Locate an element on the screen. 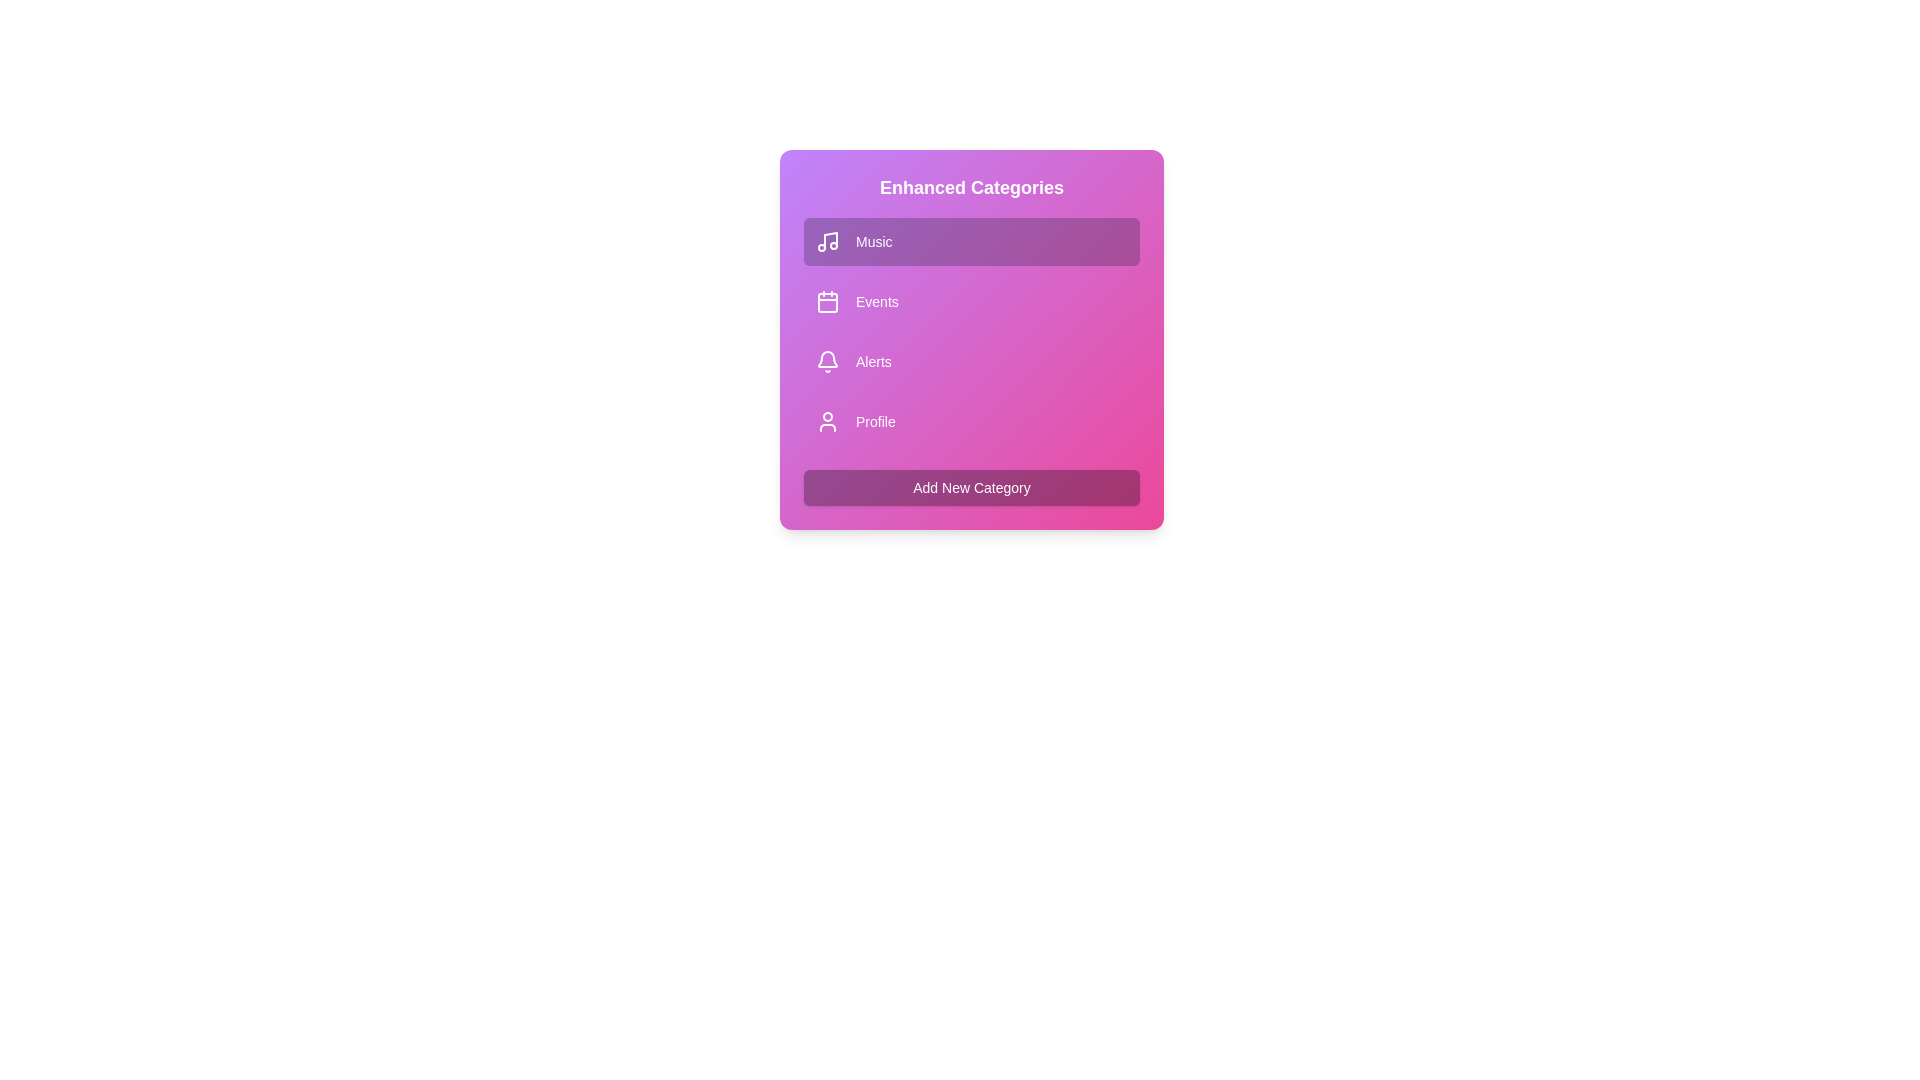  the category Music to observe the hover effect is located at coordinates (971, 241).